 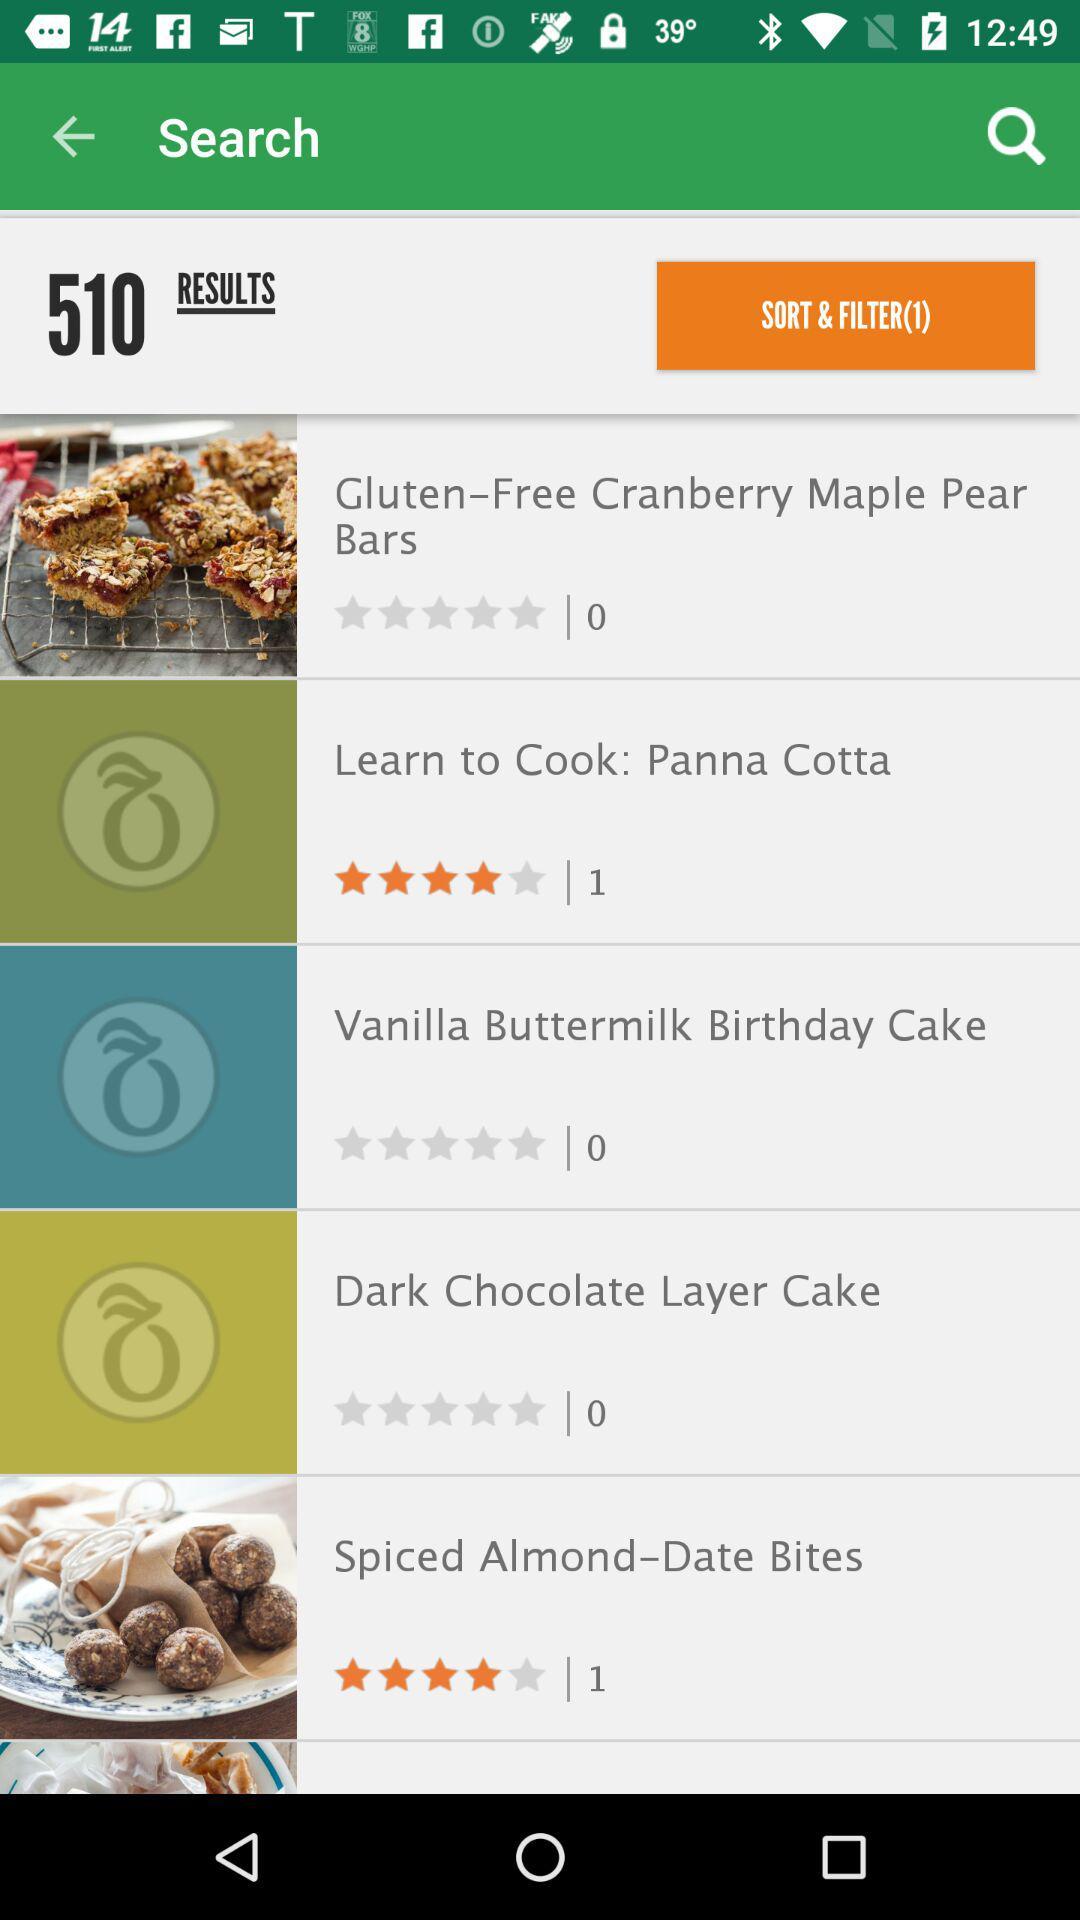 I want to click on the app to the right of the search icon, so click(x=1017, y=135).